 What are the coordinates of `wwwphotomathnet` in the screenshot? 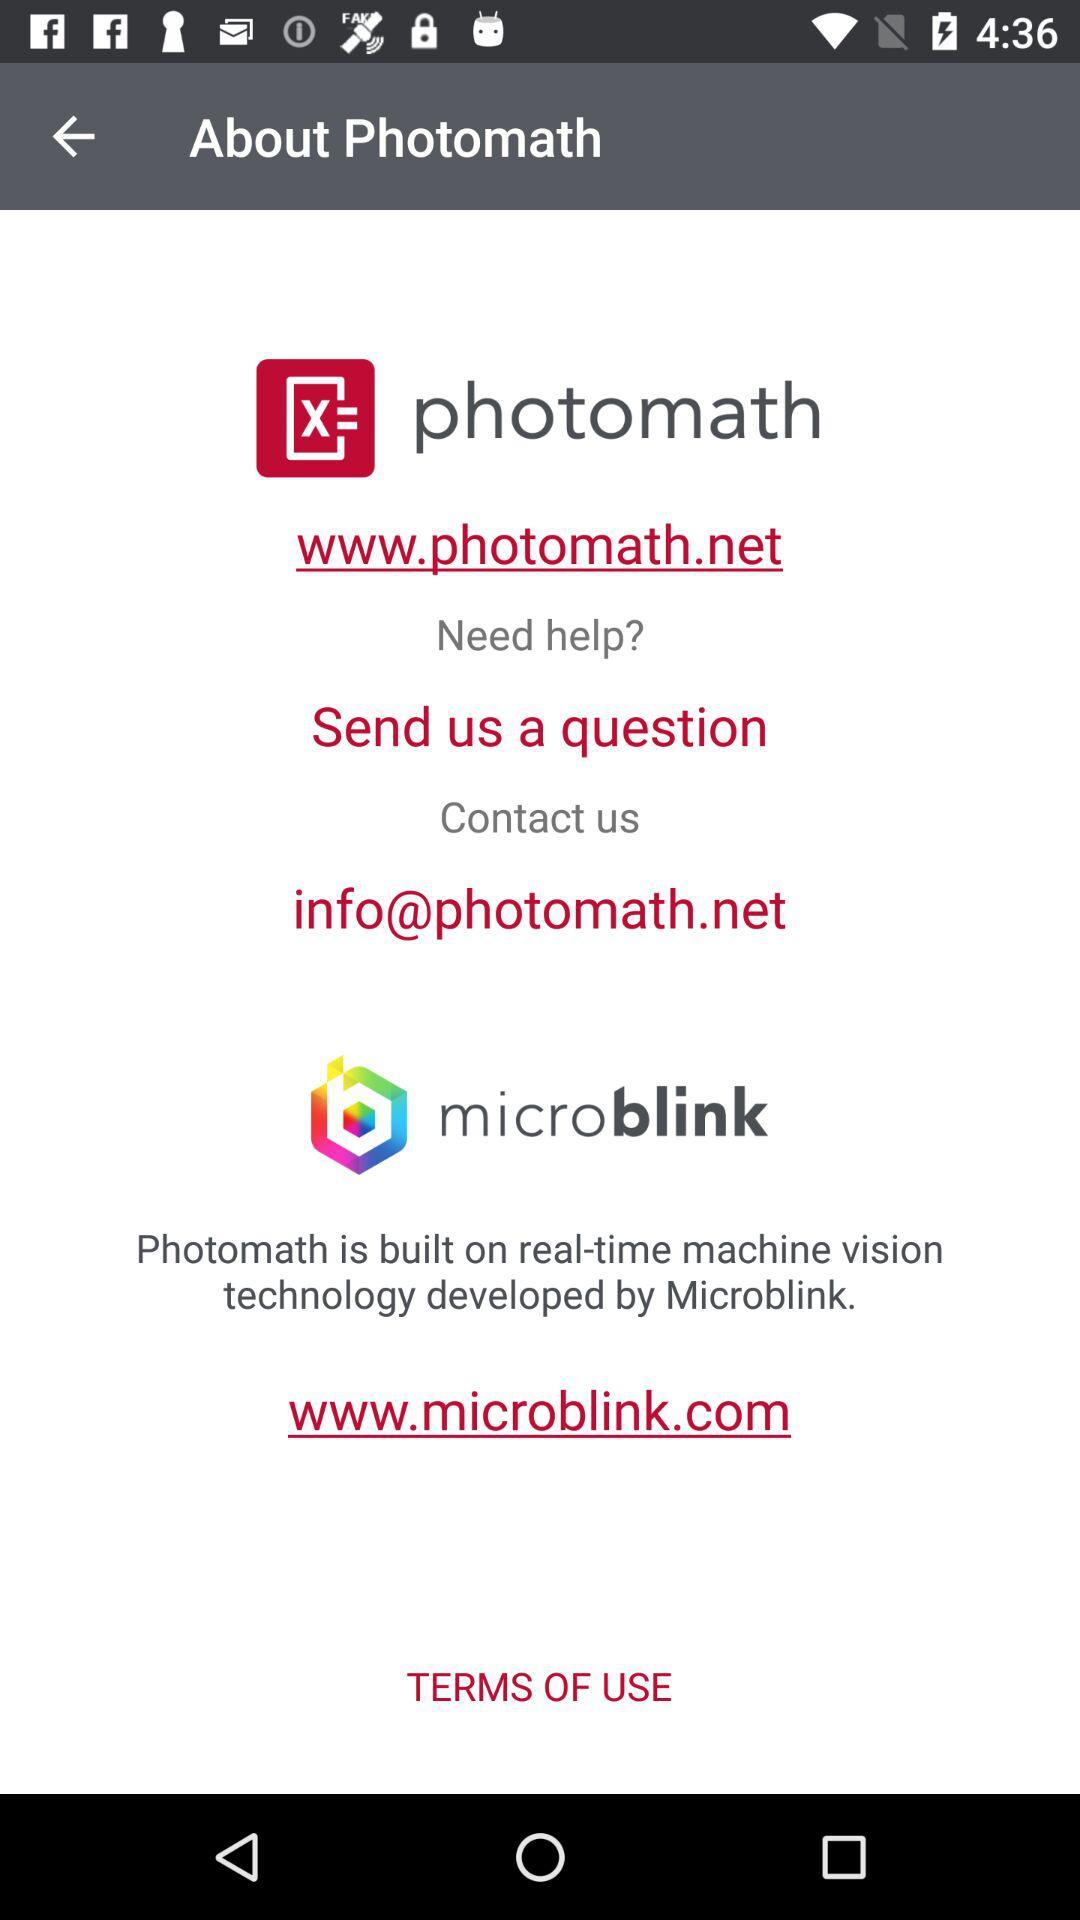 It's located at (538, 542).